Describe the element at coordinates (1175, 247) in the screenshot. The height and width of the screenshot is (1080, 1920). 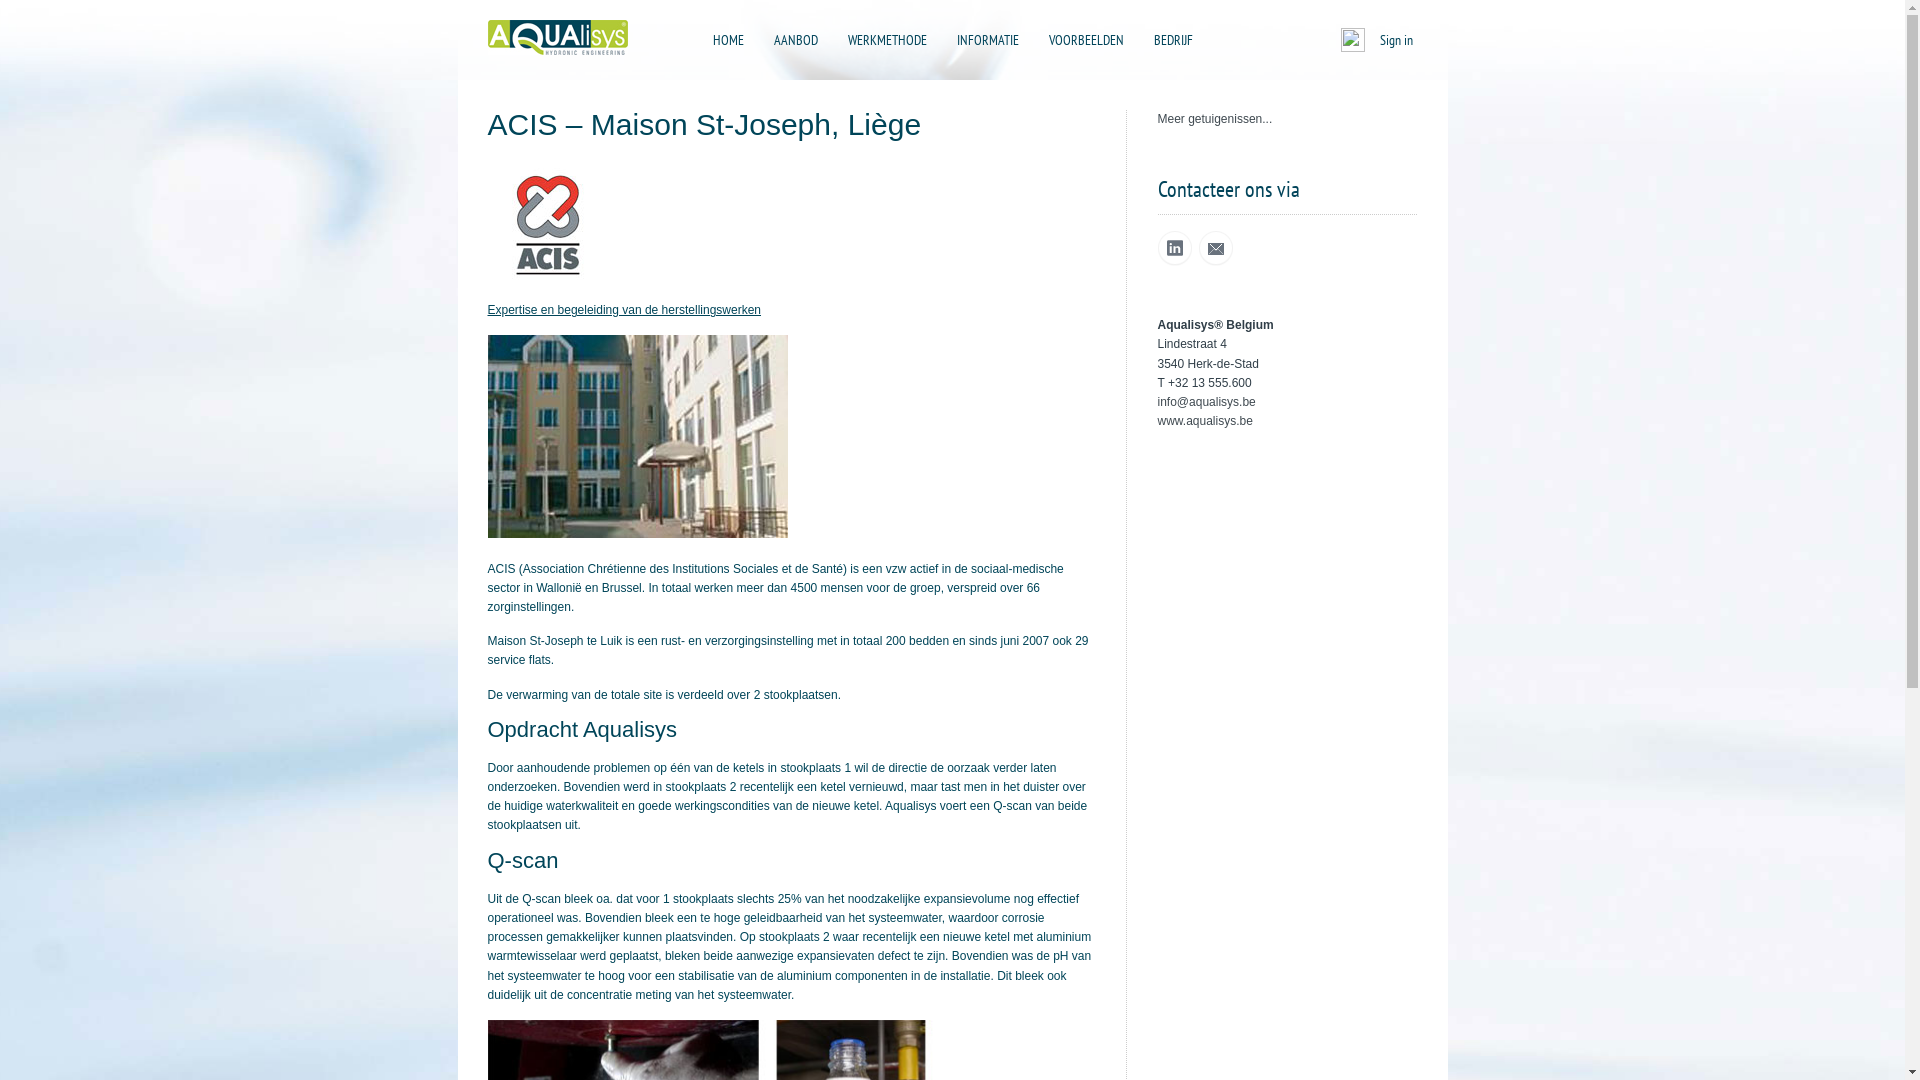
I see `'Linked In'` at that location.